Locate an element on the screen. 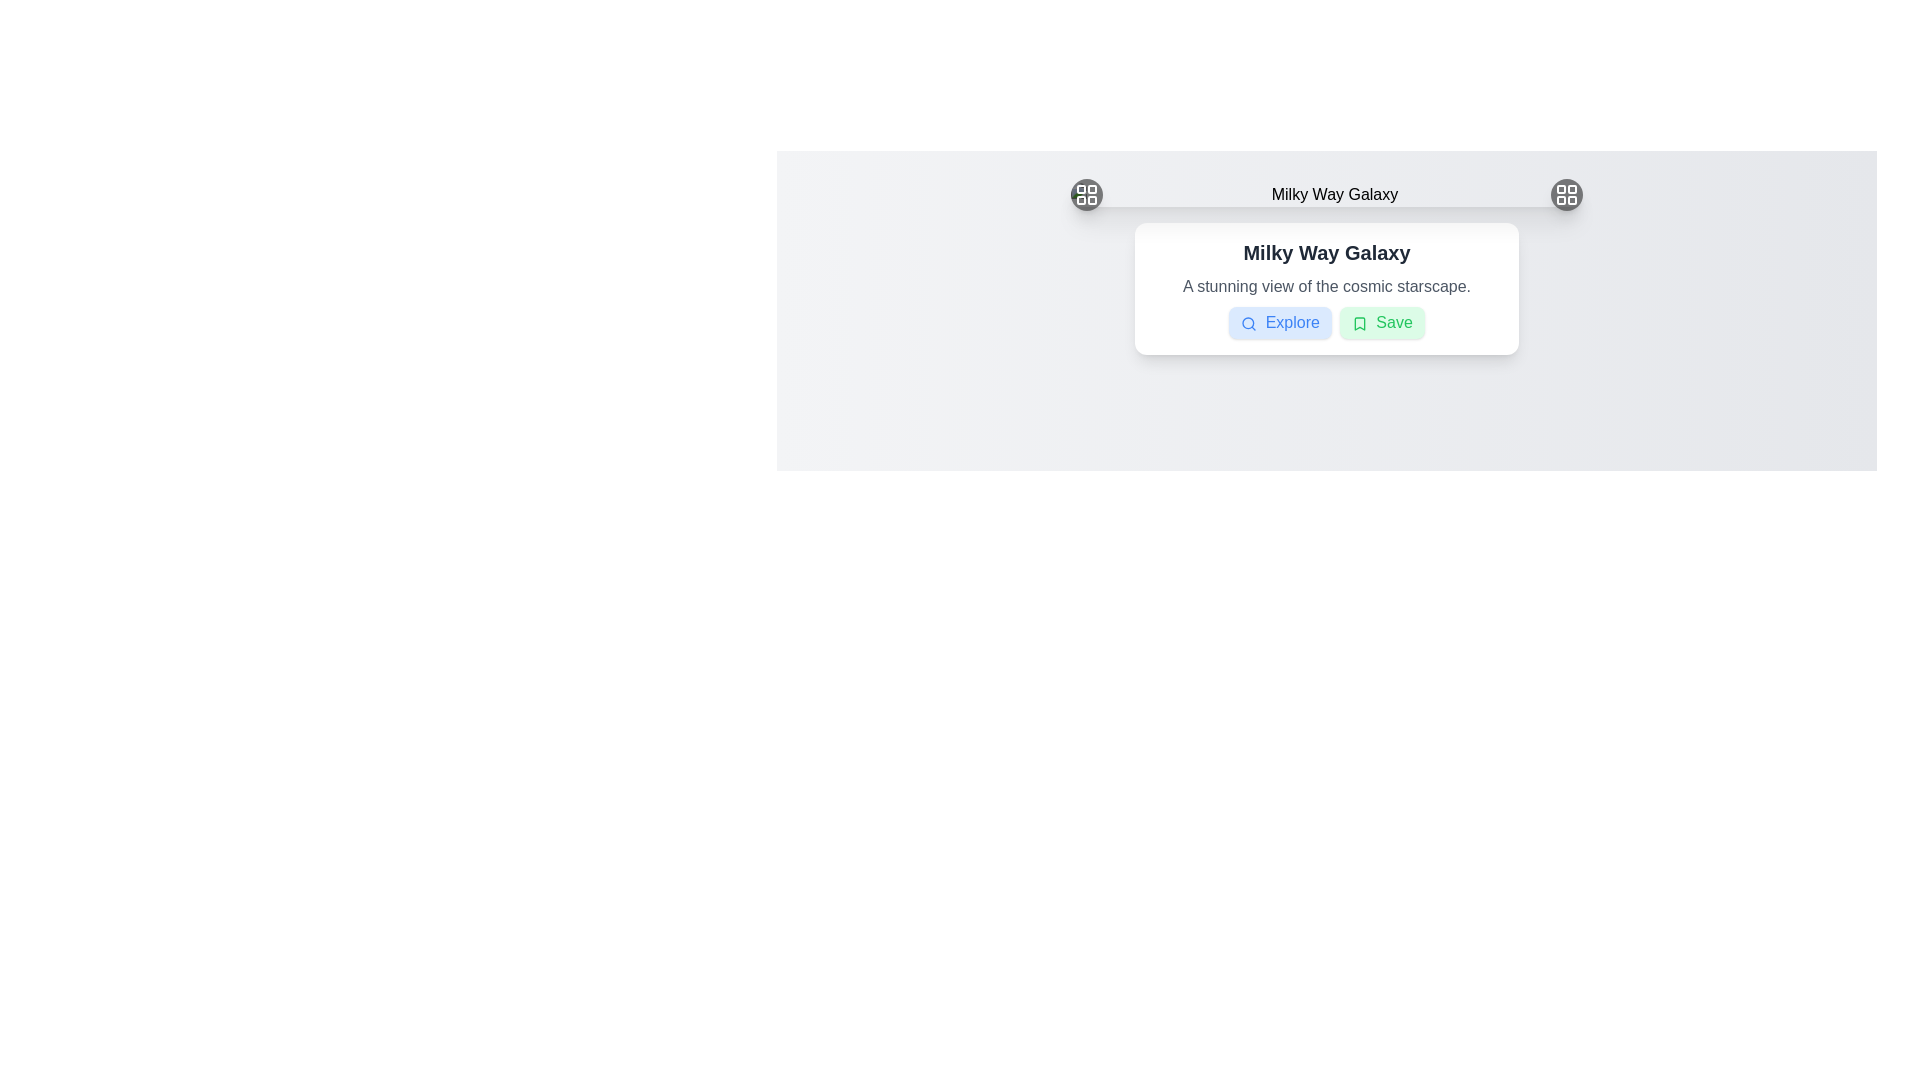  the heading text element that displays 'Milky Way Galaxy' in bold and large font, located at the center of a white card is located at coordinates (1326, 252).